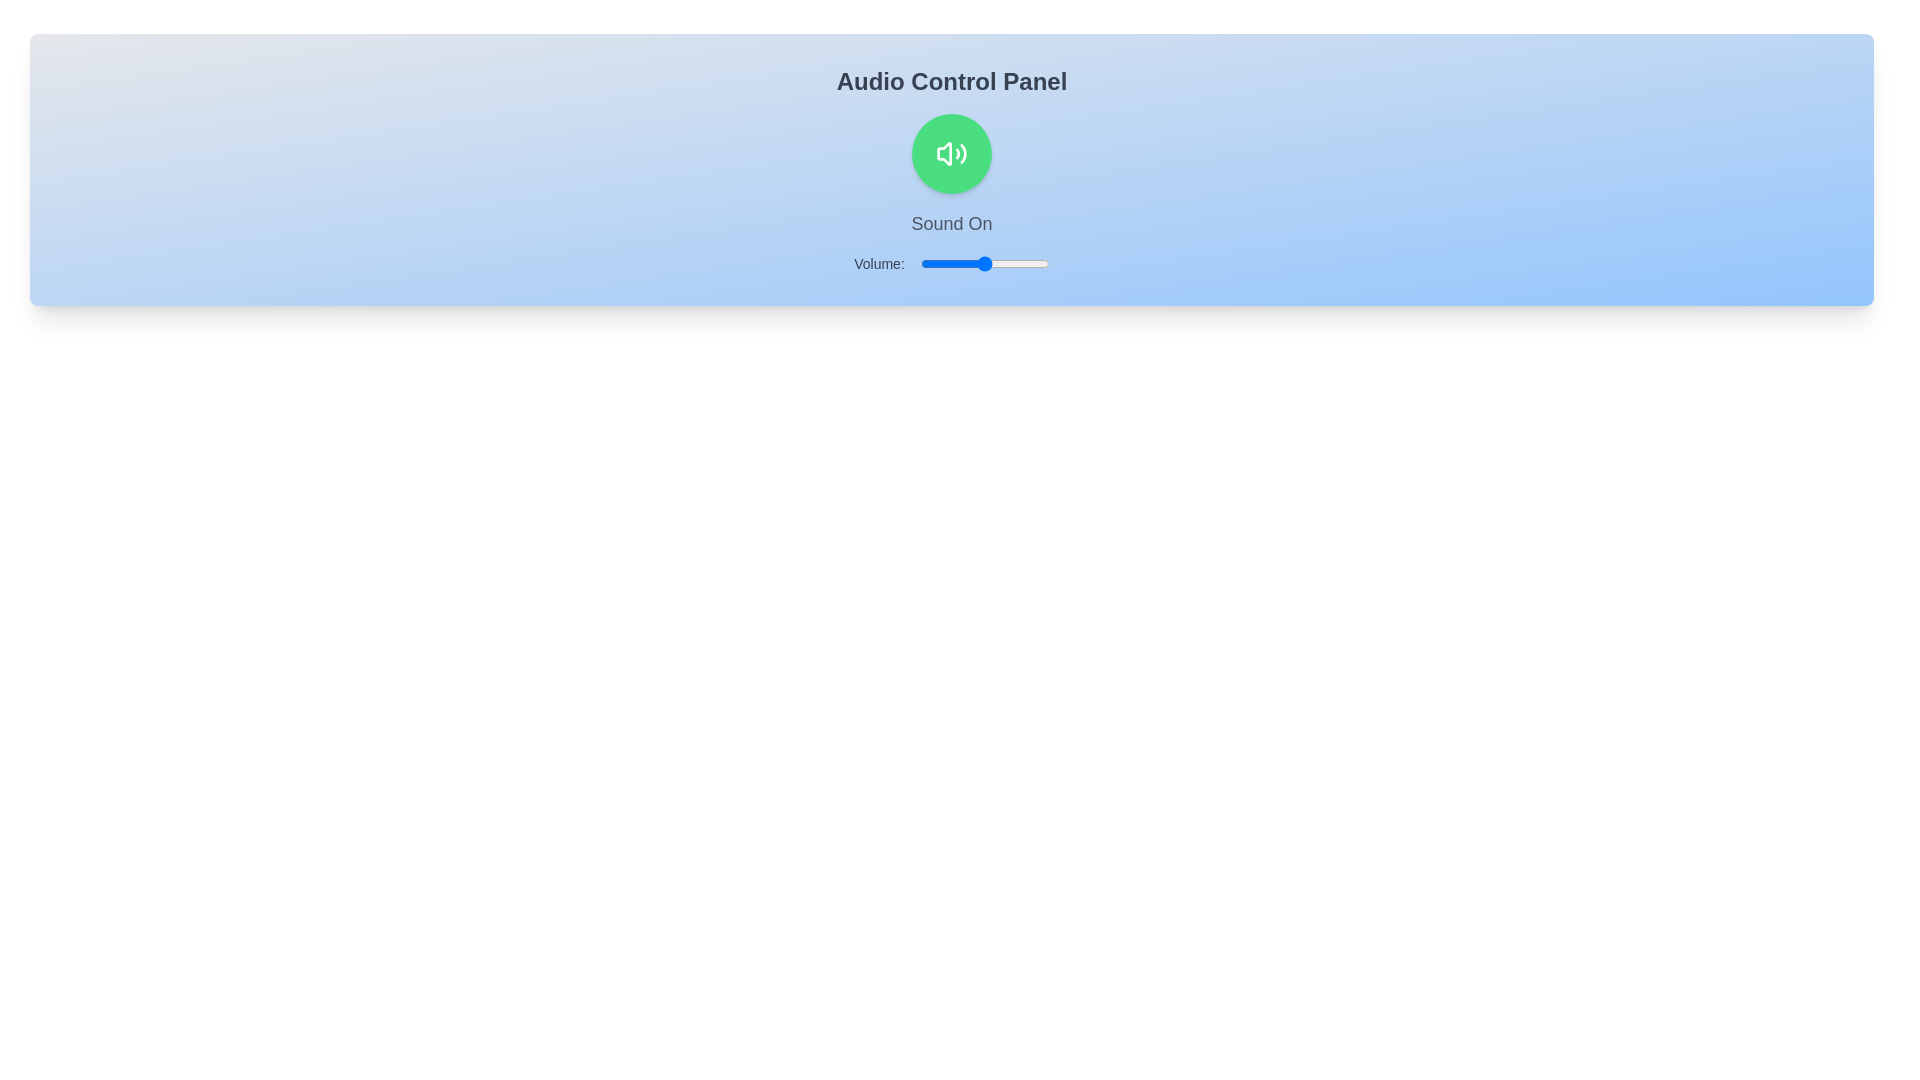 The image size is (1920, 1080). What do you see at coordinates (990, 262) in the screenshot?
I see `the volume slider to set the volume to 54%` at bounding box center [990, 262].